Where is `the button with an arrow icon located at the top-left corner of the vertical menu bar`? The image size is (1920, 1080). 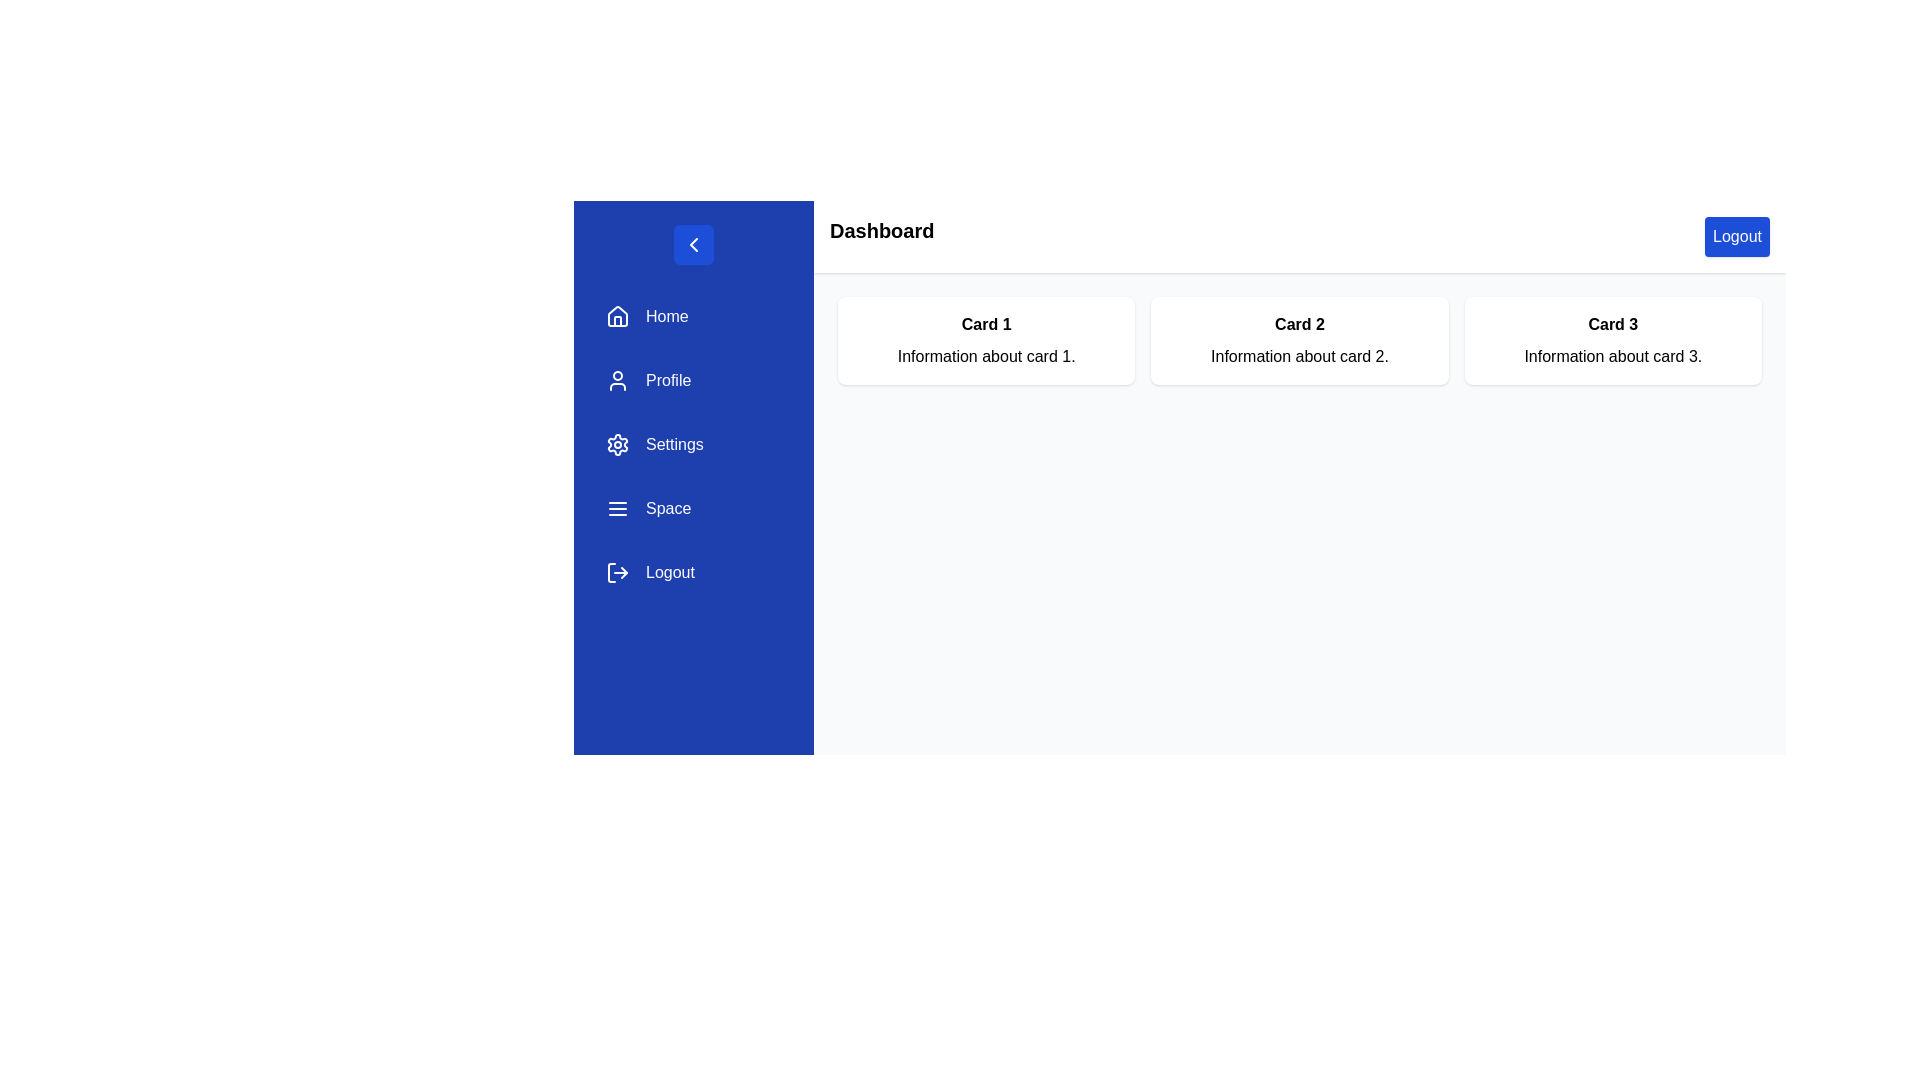
the button with an arrow icon located at the top-left corner of the vertical menu bar is located at coordinates (694, 244).